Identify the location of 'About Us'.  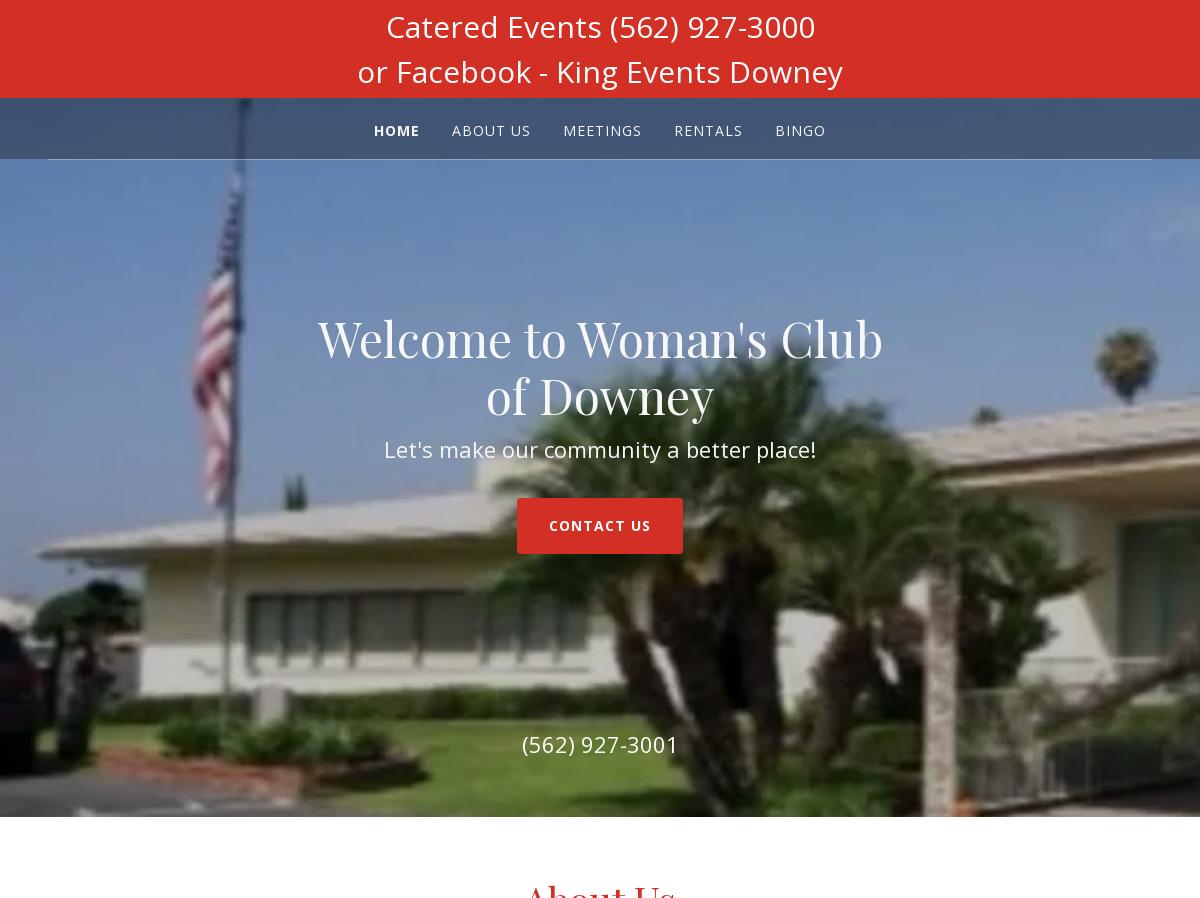
(490, 129).